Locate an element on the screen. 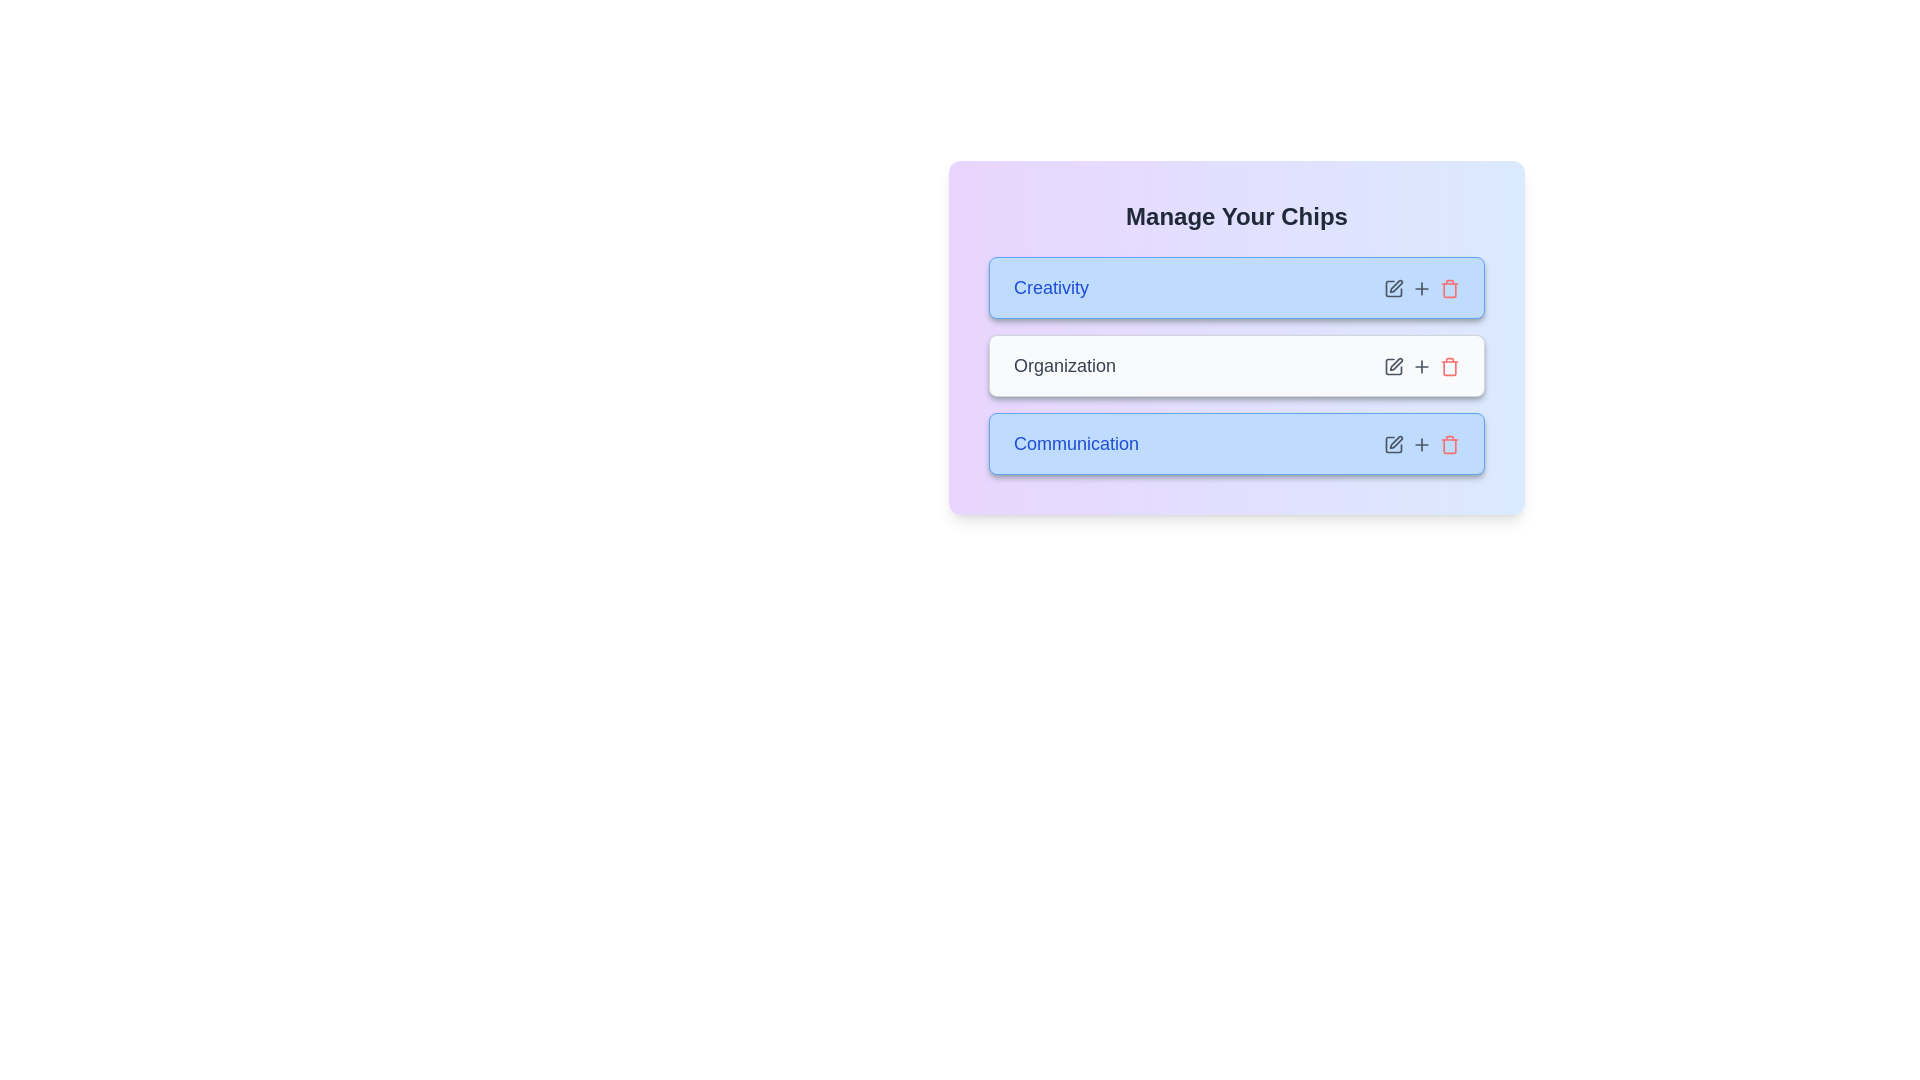 The width and height of the screenshot is (1920, 1080). delete icon for the chip labeled 'Creativity' is located at coordinates (1449, 288).